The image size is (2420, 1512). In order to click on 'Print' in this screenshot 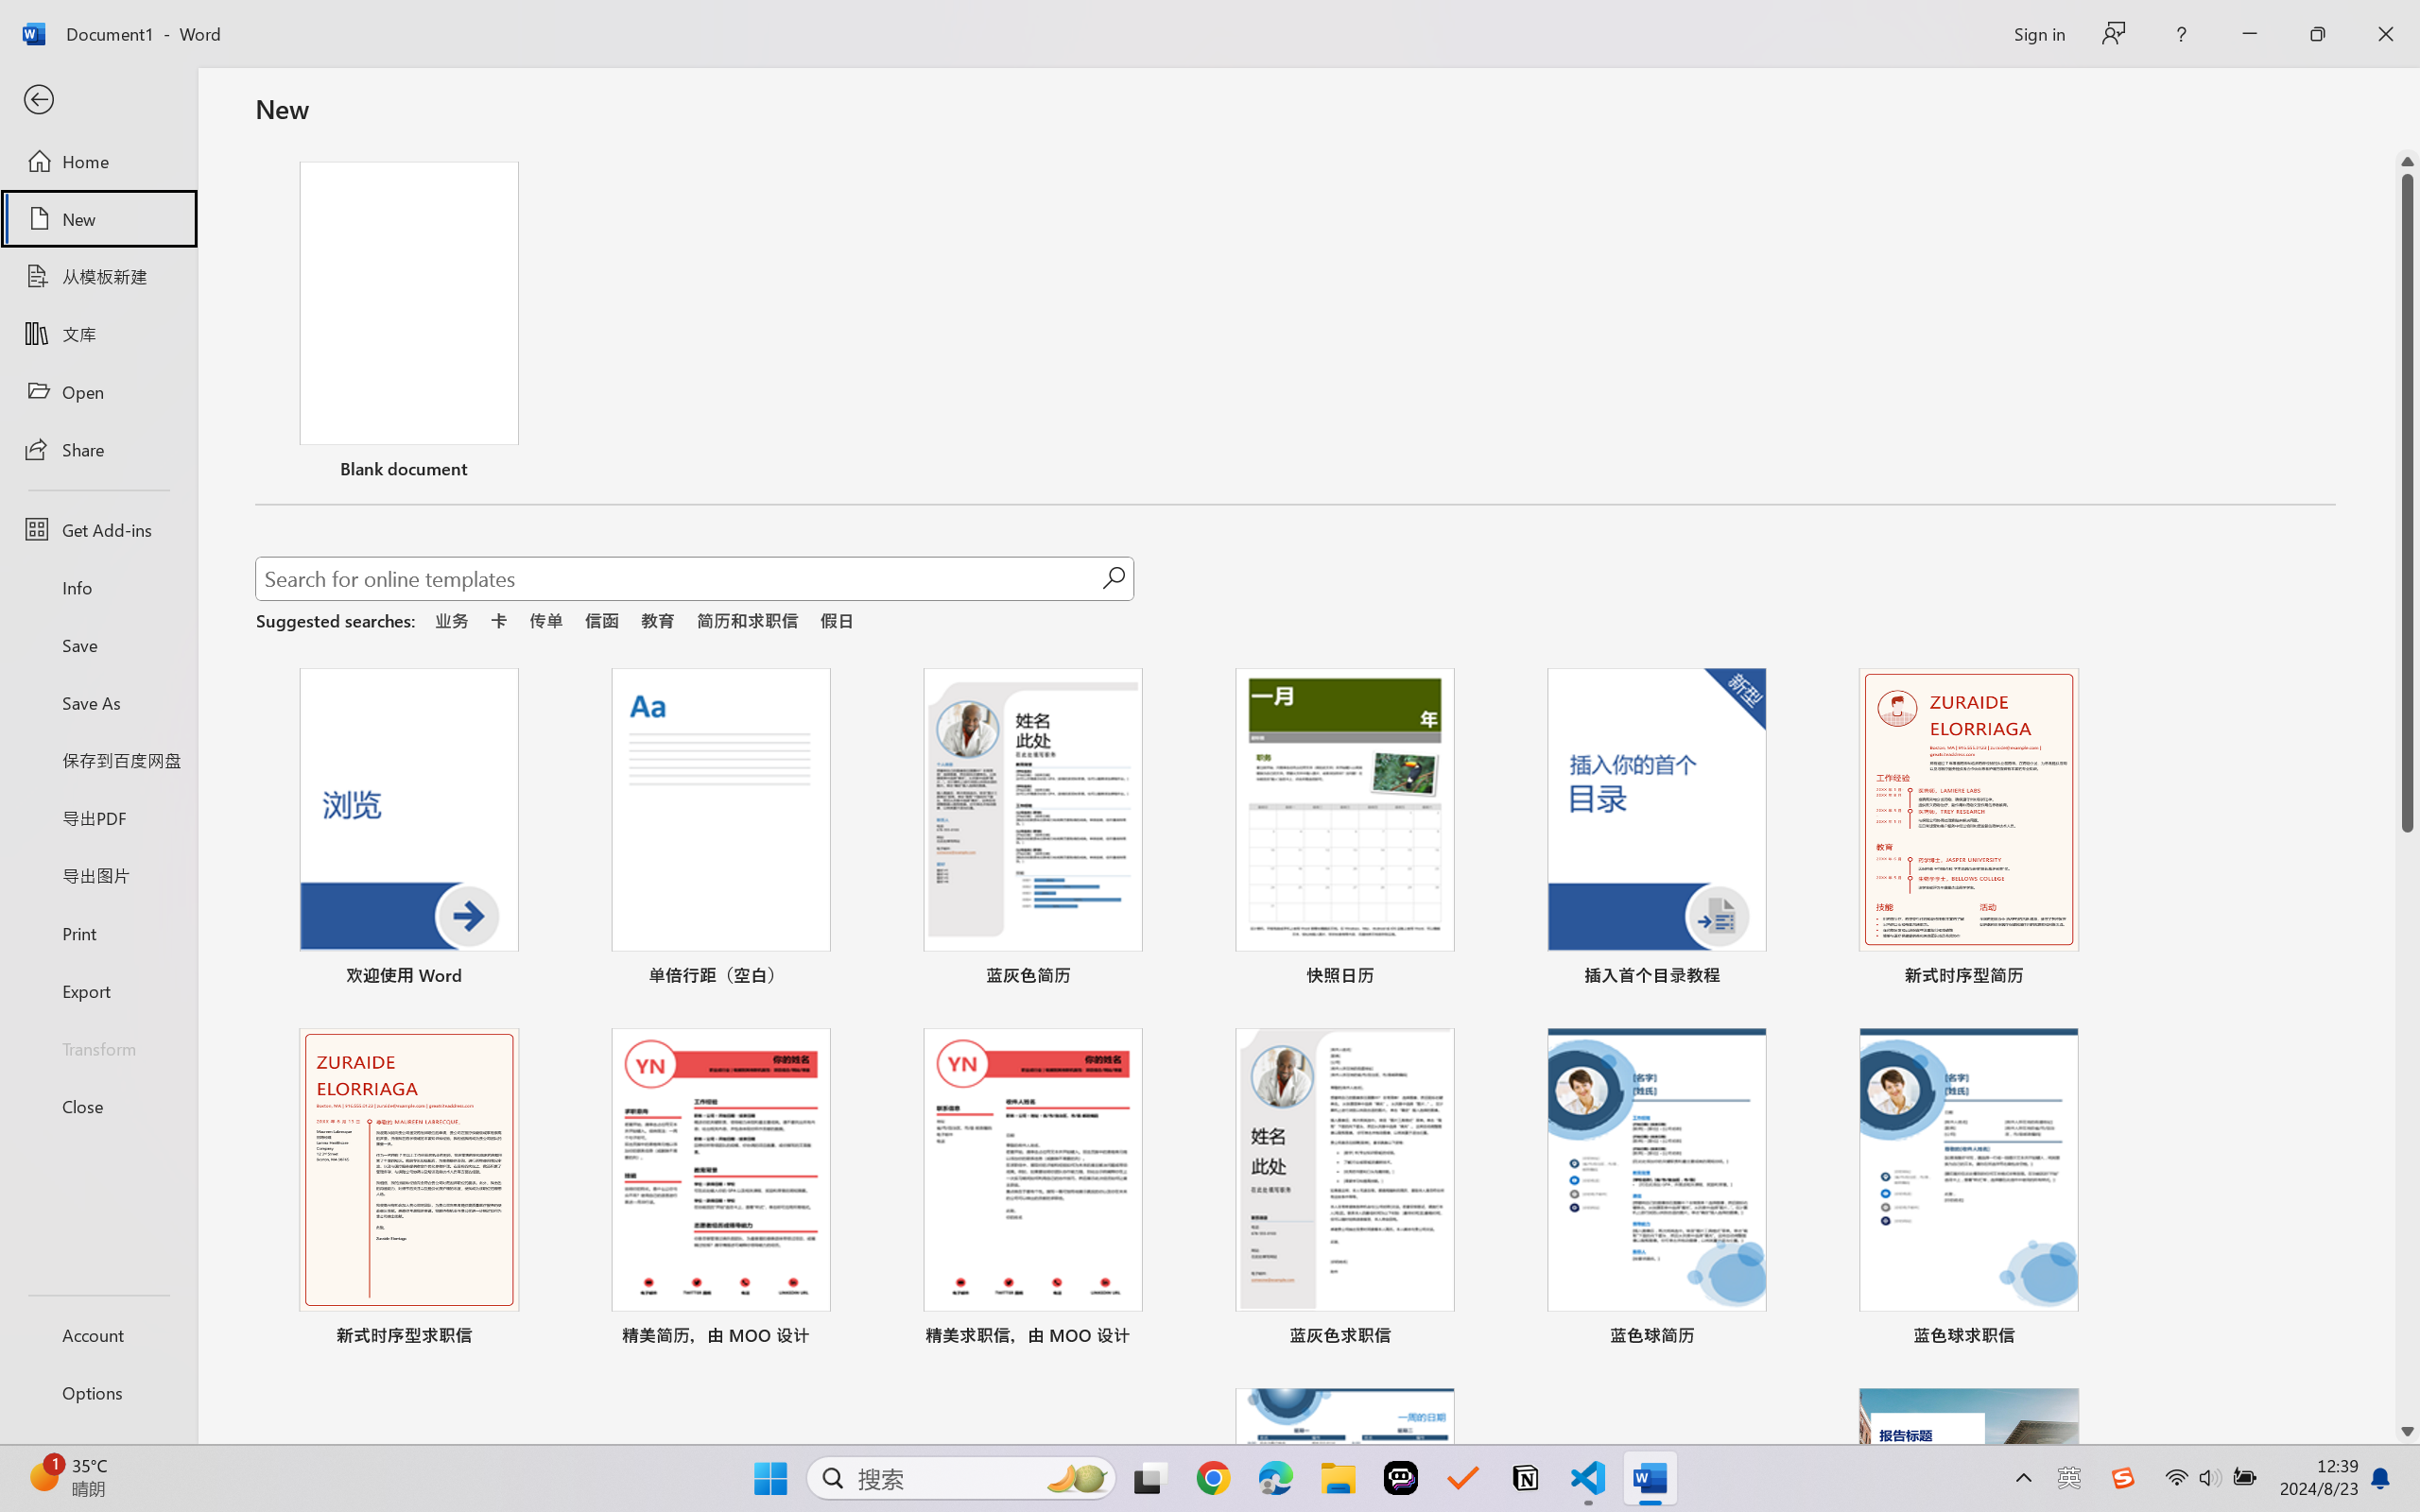, I will do `click(97, 933)`.